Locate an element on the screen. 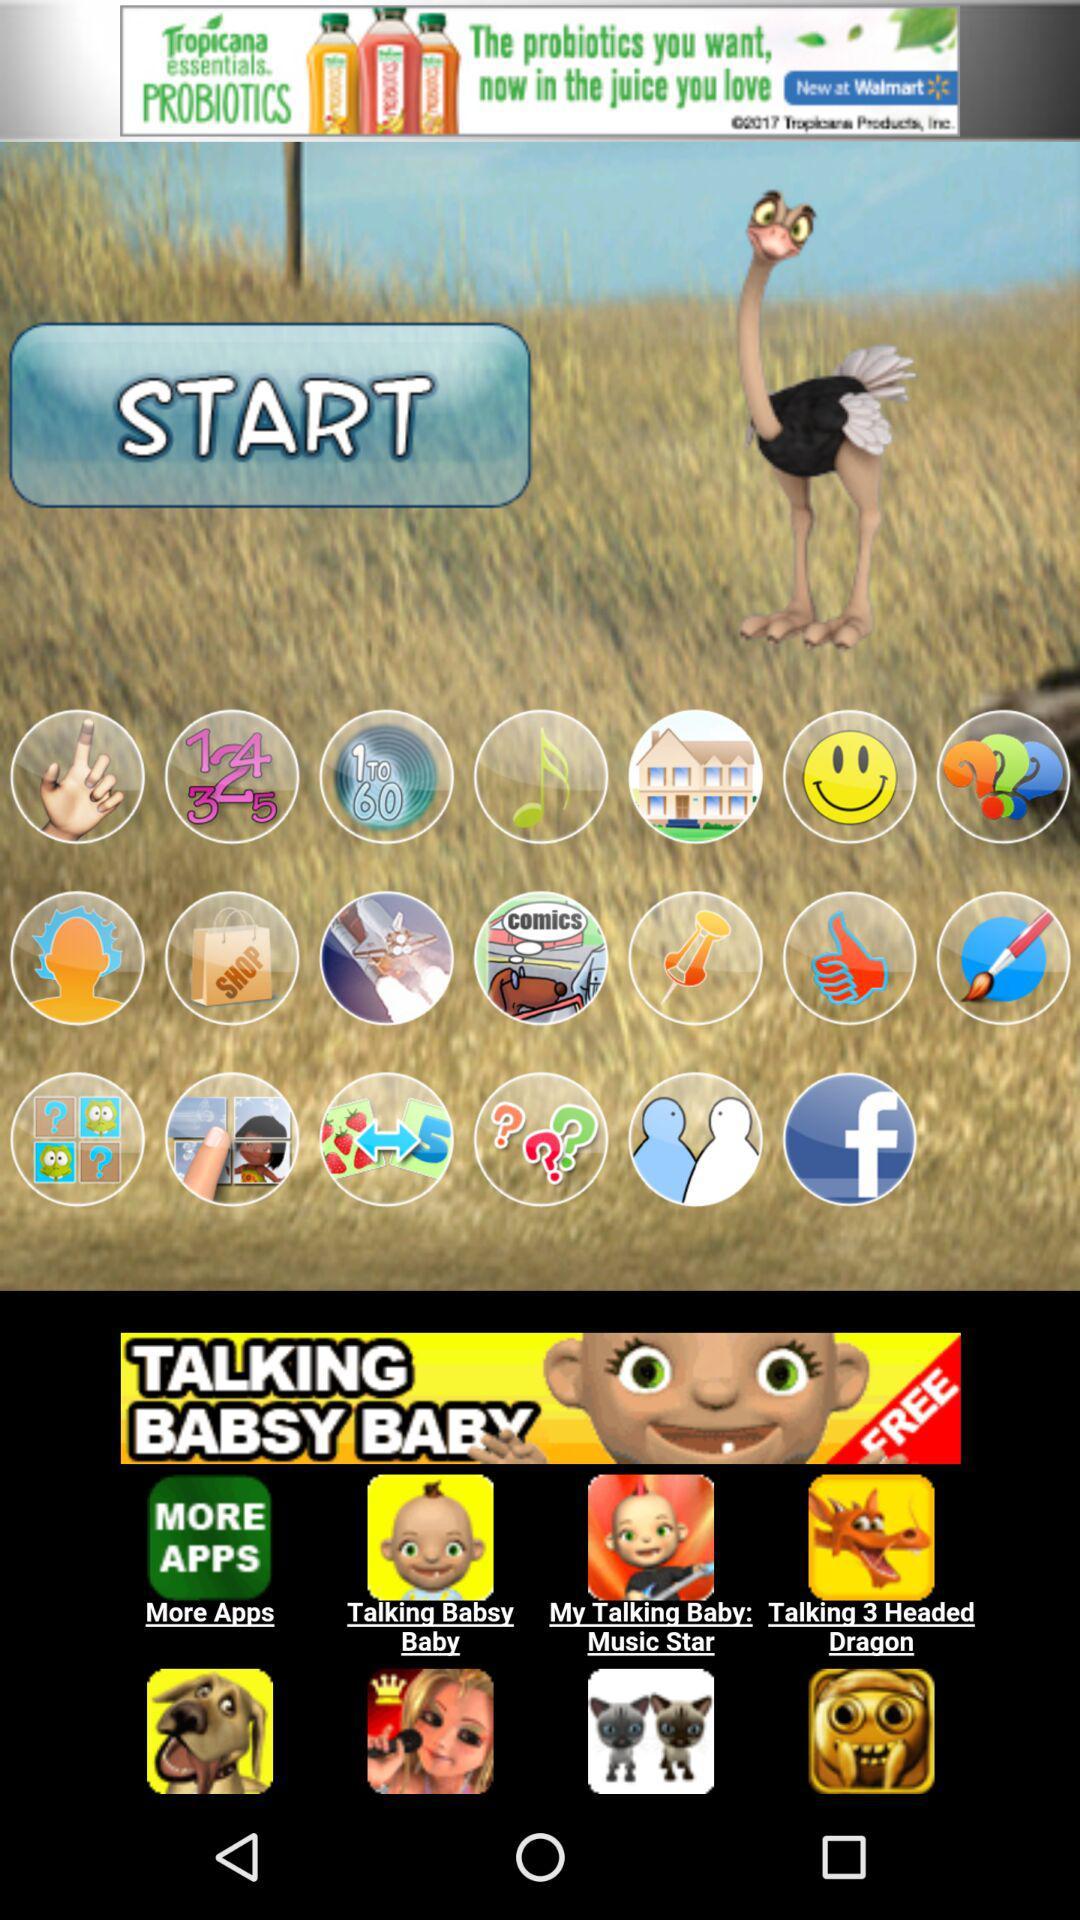  open image is located at coordinates (694, 776).